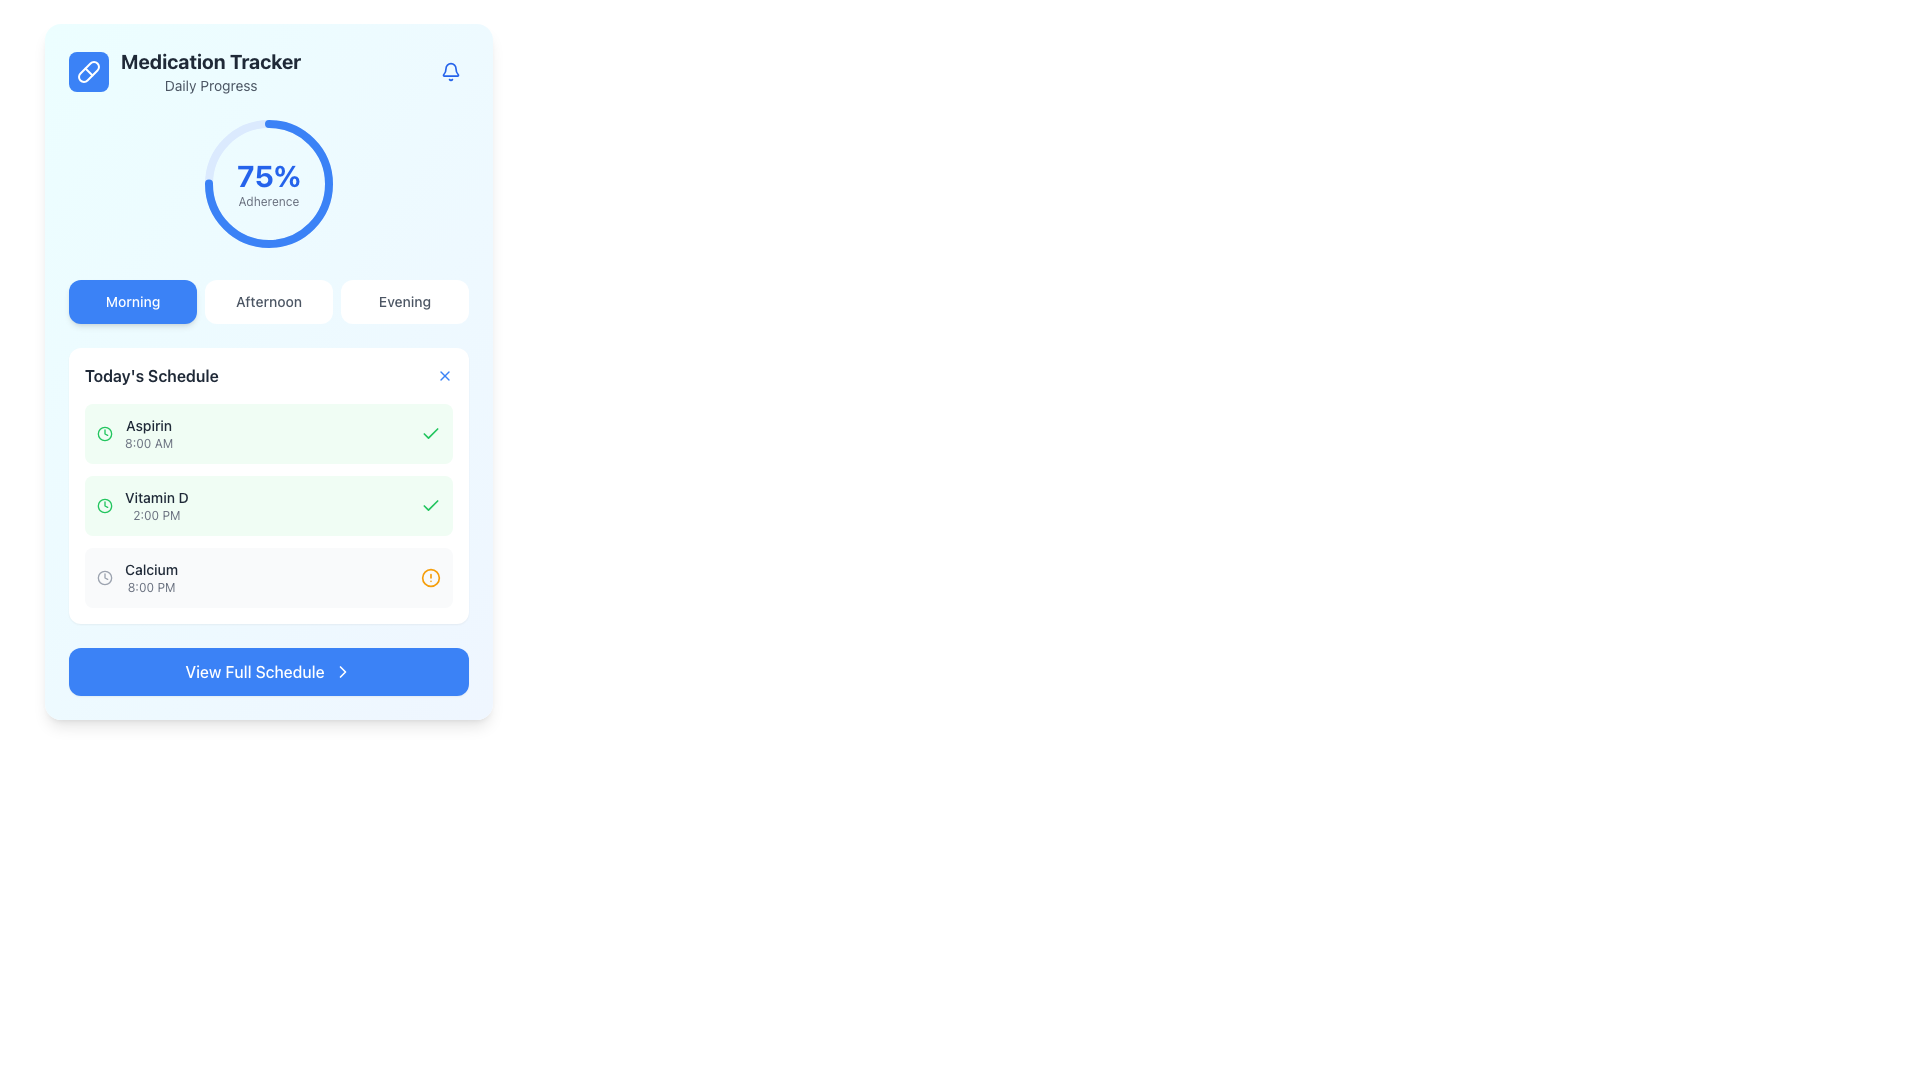 This screenshot has height=1080, width=1920. Describe the element at coordinates (136, 578) in the screenshot. I see `the third item in the 'Today's Schedule' section indicating the medication 'Calcium' at '8:00 PM'` at that location.